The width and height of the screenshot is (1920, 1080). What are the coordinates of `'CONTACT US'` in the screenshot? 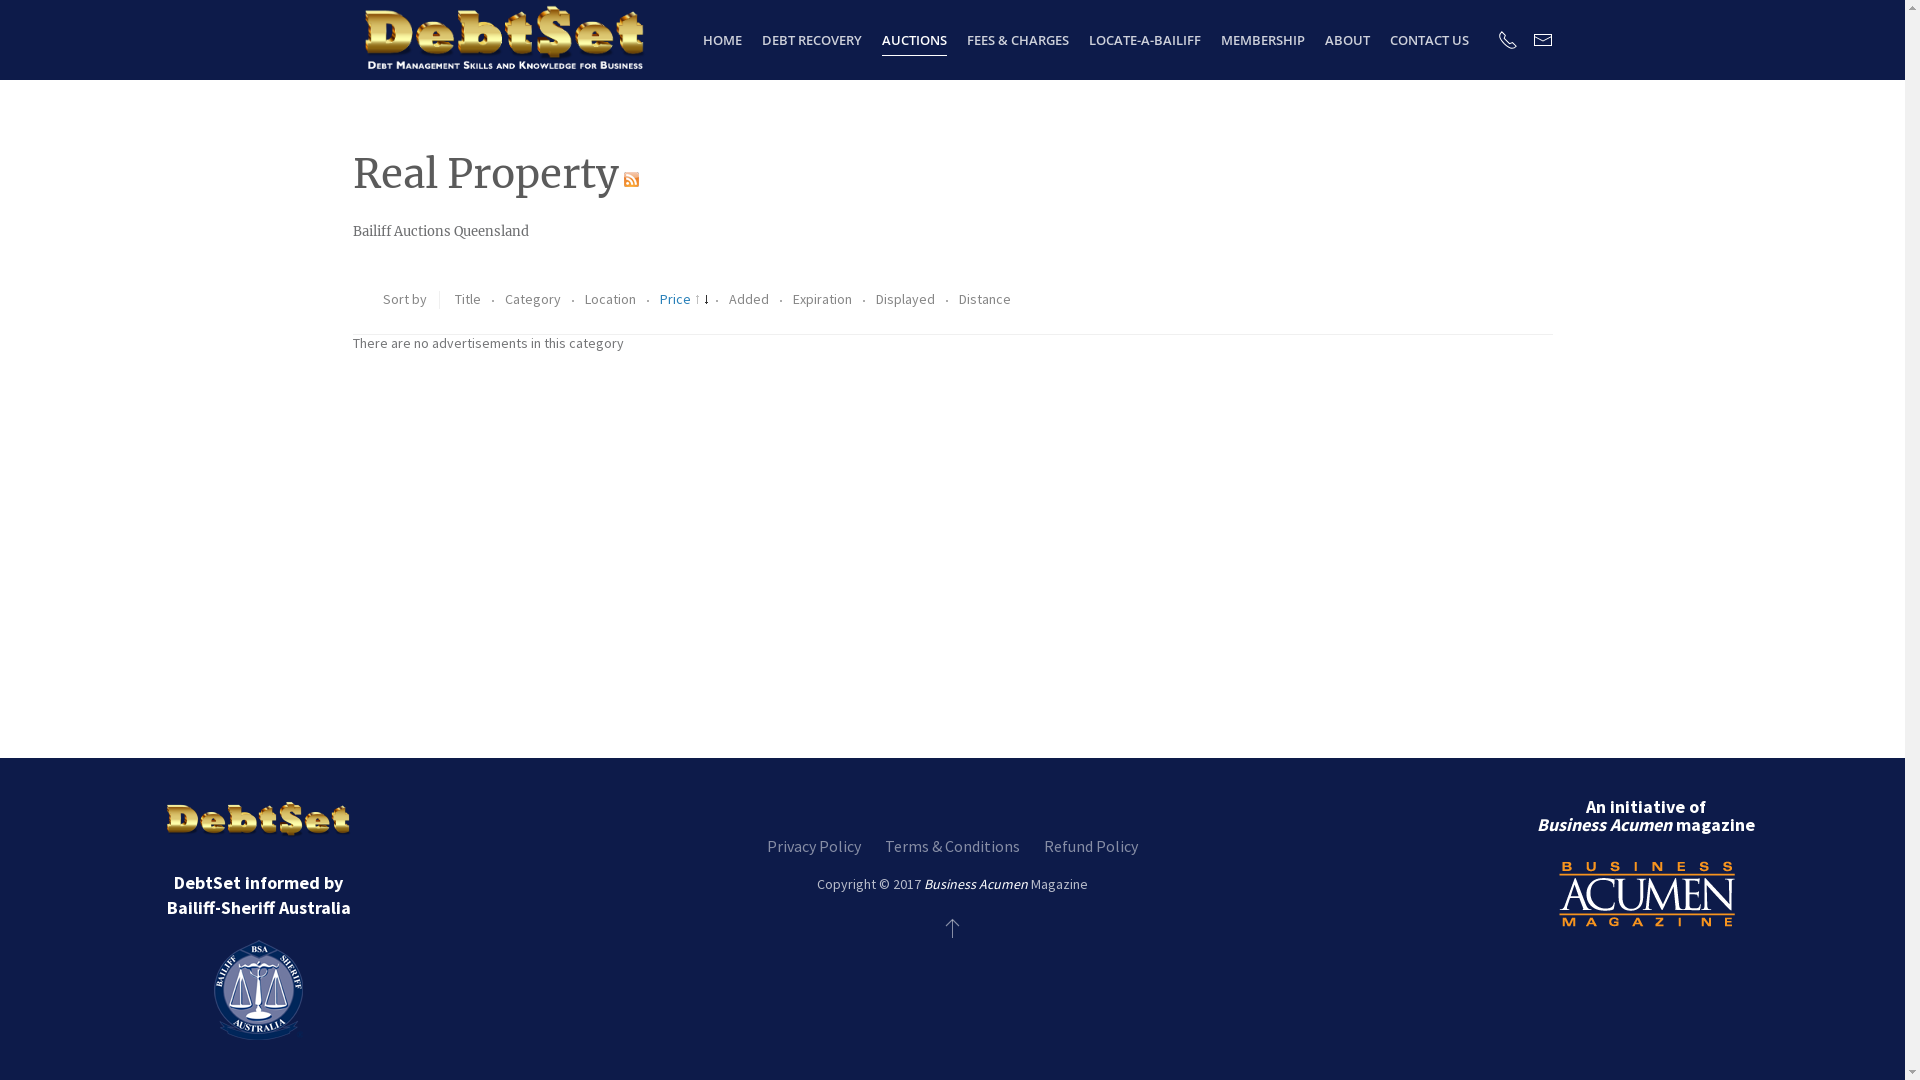 It's located at (1428, 39).